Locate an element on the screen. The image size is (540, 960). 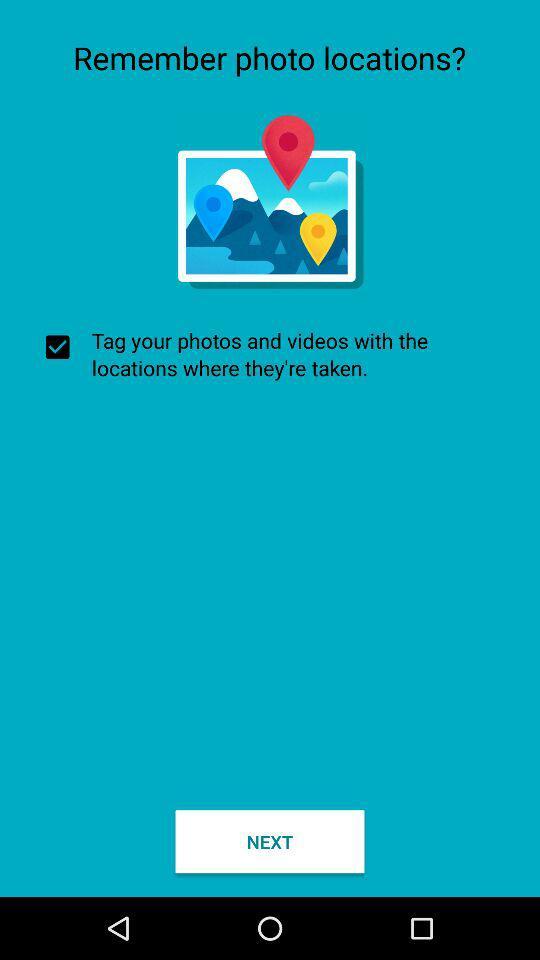
the checkbox below tag your photos is located at coordinates (270, 840).